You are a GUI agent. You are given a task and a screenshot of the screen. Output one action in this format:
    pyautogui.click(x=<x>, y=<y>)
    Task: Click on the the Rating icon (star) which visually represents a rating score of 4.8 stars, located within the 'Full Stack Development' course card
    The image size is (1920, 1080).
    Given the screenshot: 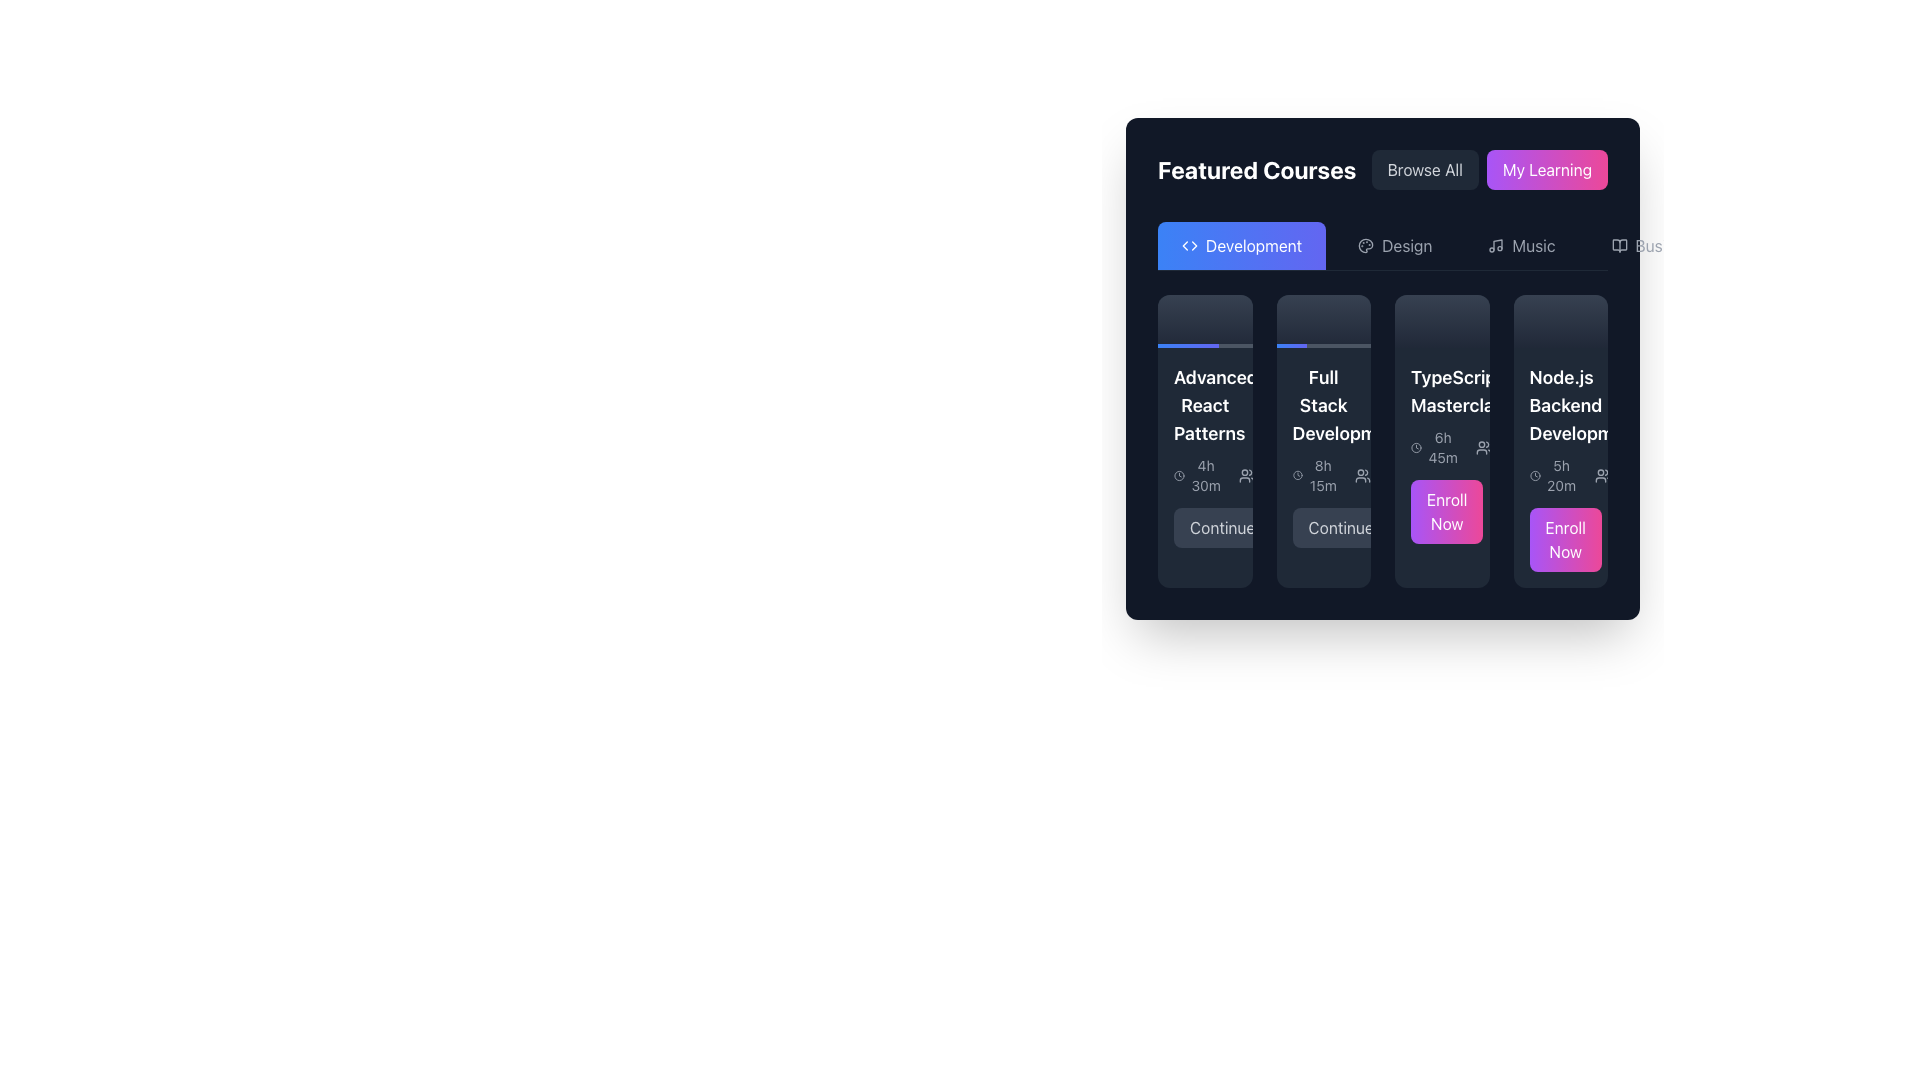 What is the action you would take?
    pyautogui.click(x=1318, y=476)
    